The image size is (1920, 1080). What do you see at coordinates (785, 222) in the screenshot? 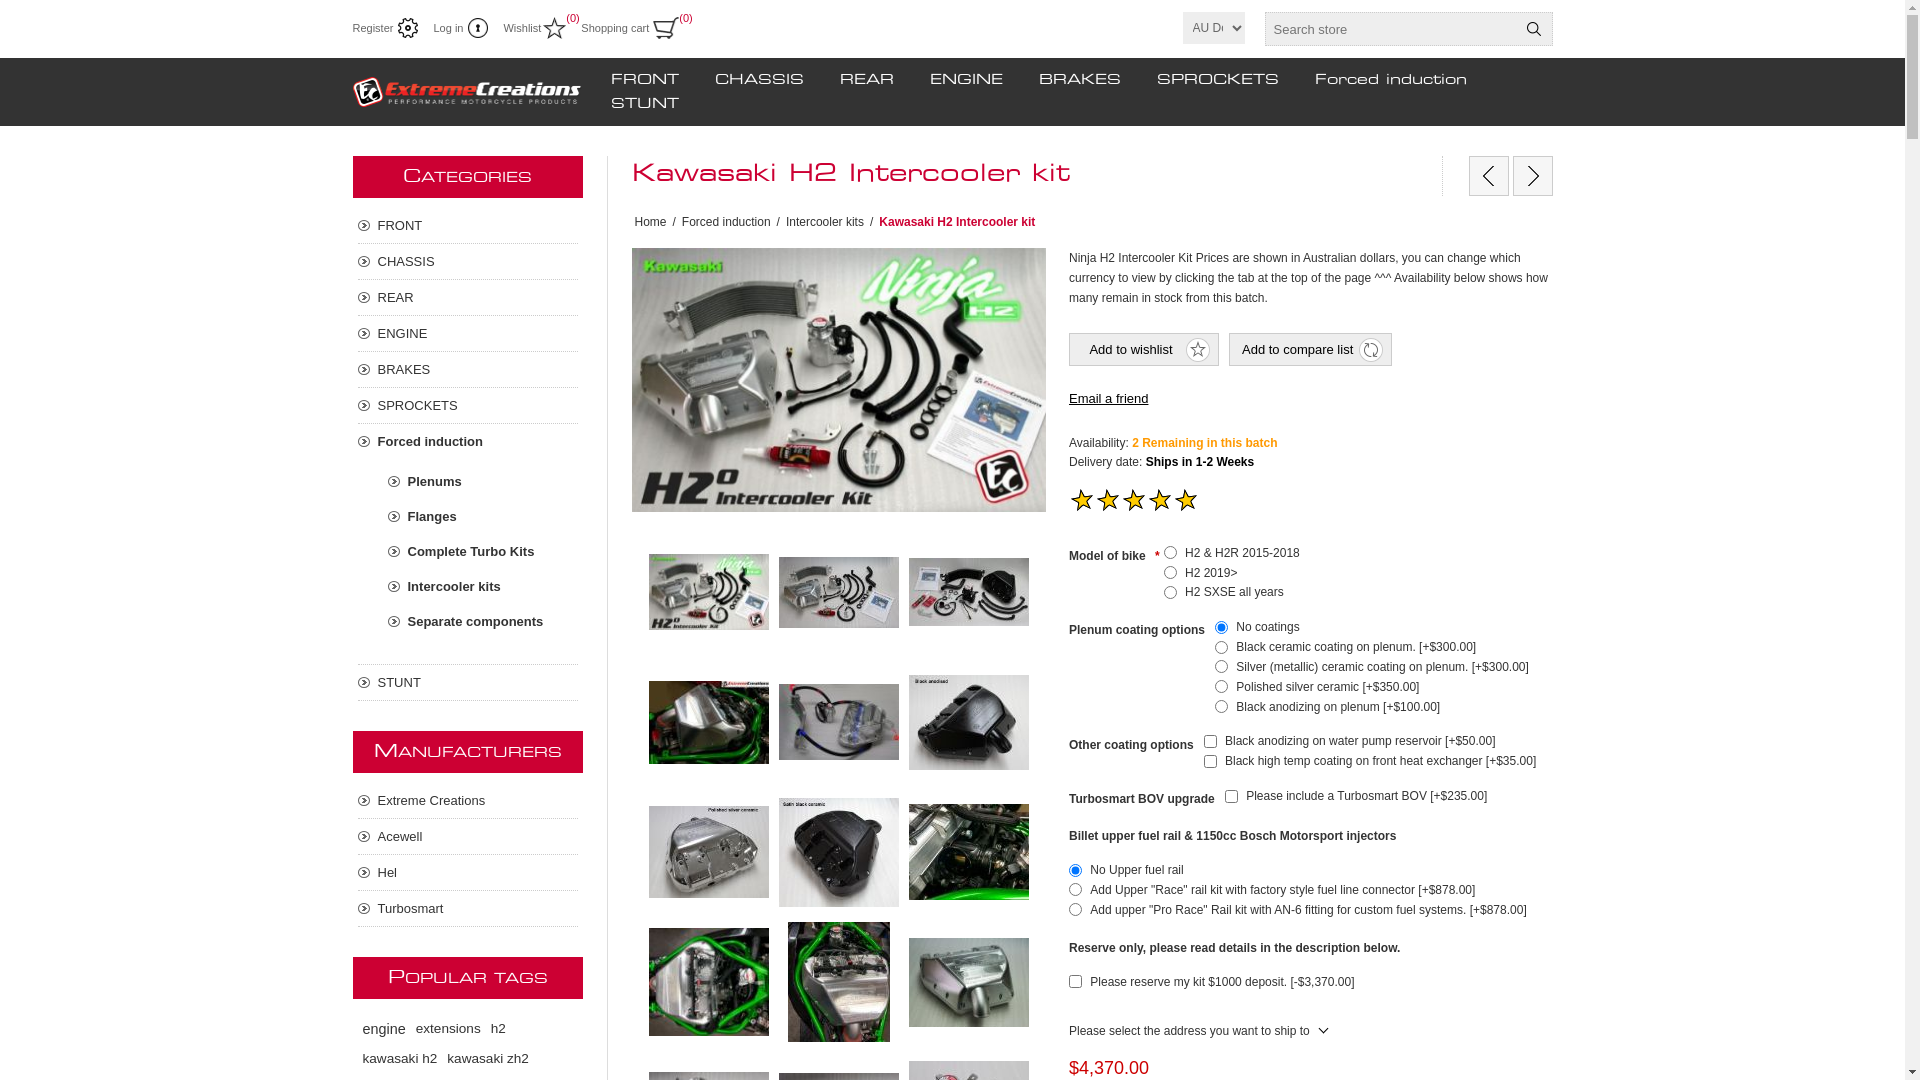
I see `'Intercooler kits'` at bounding box center [785, 222].